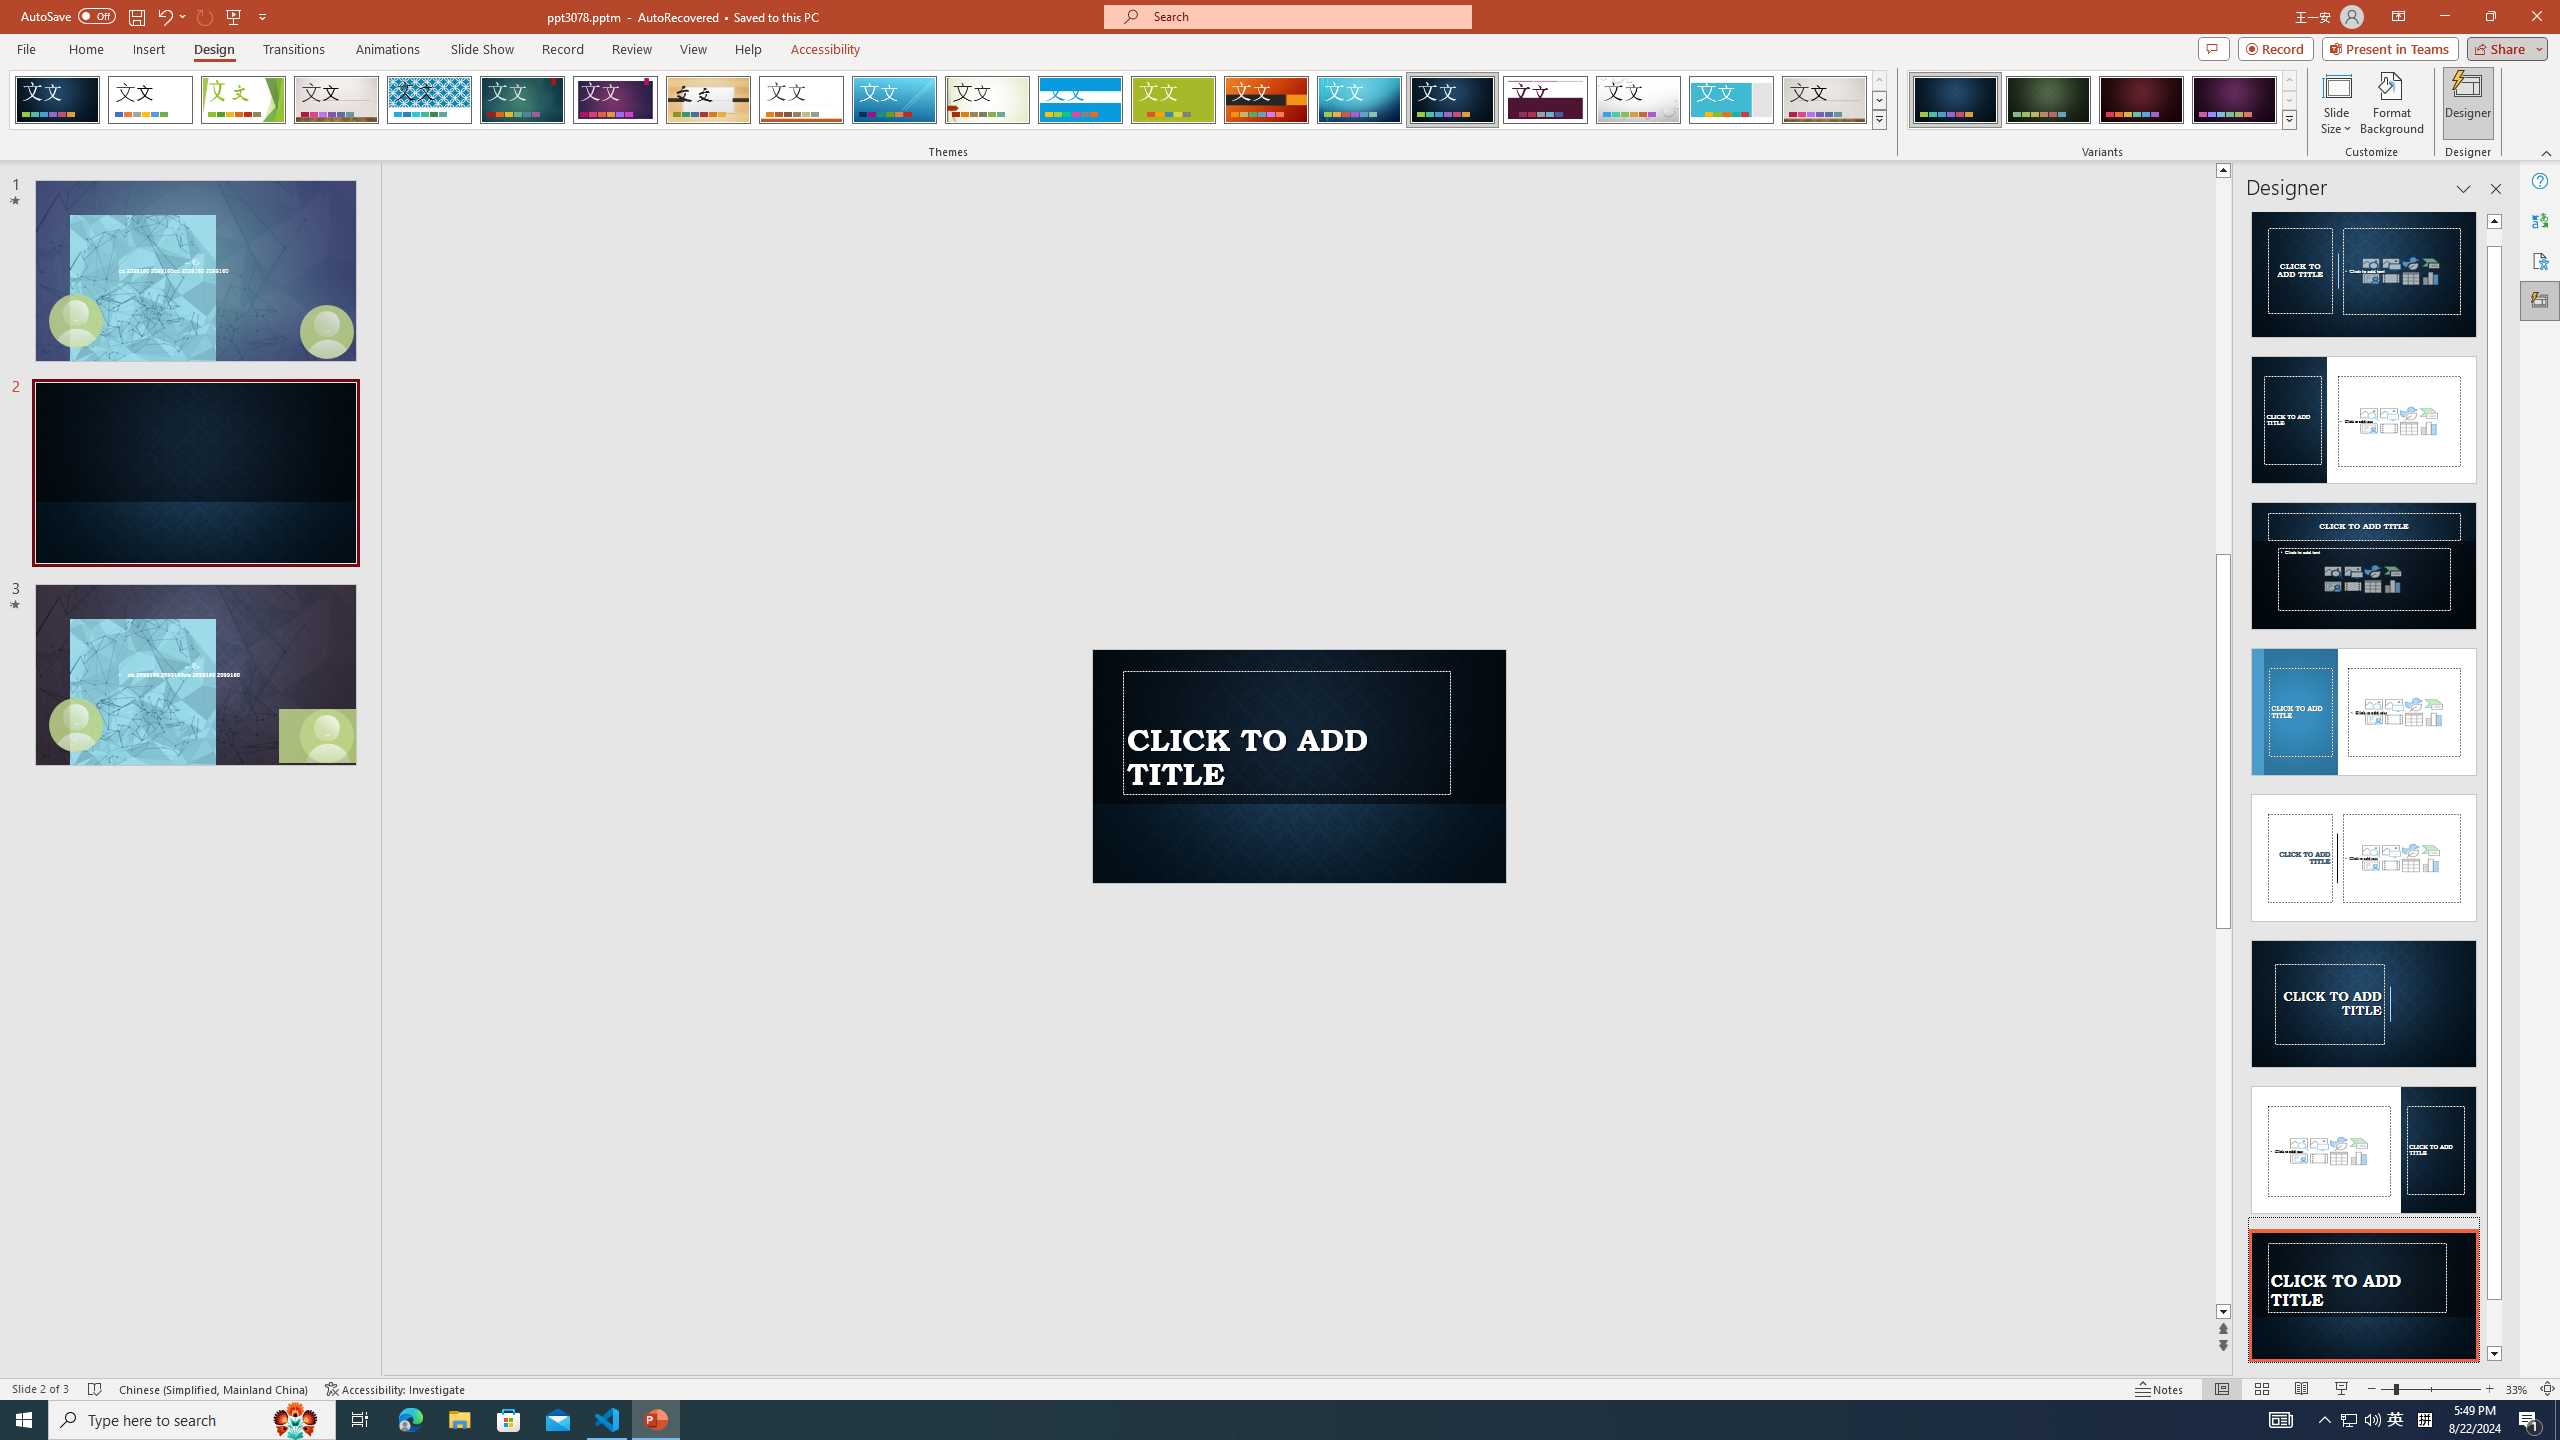 This screenshot has width=2560, height=1440. I want to click on 'Organic', so click(709, 99).